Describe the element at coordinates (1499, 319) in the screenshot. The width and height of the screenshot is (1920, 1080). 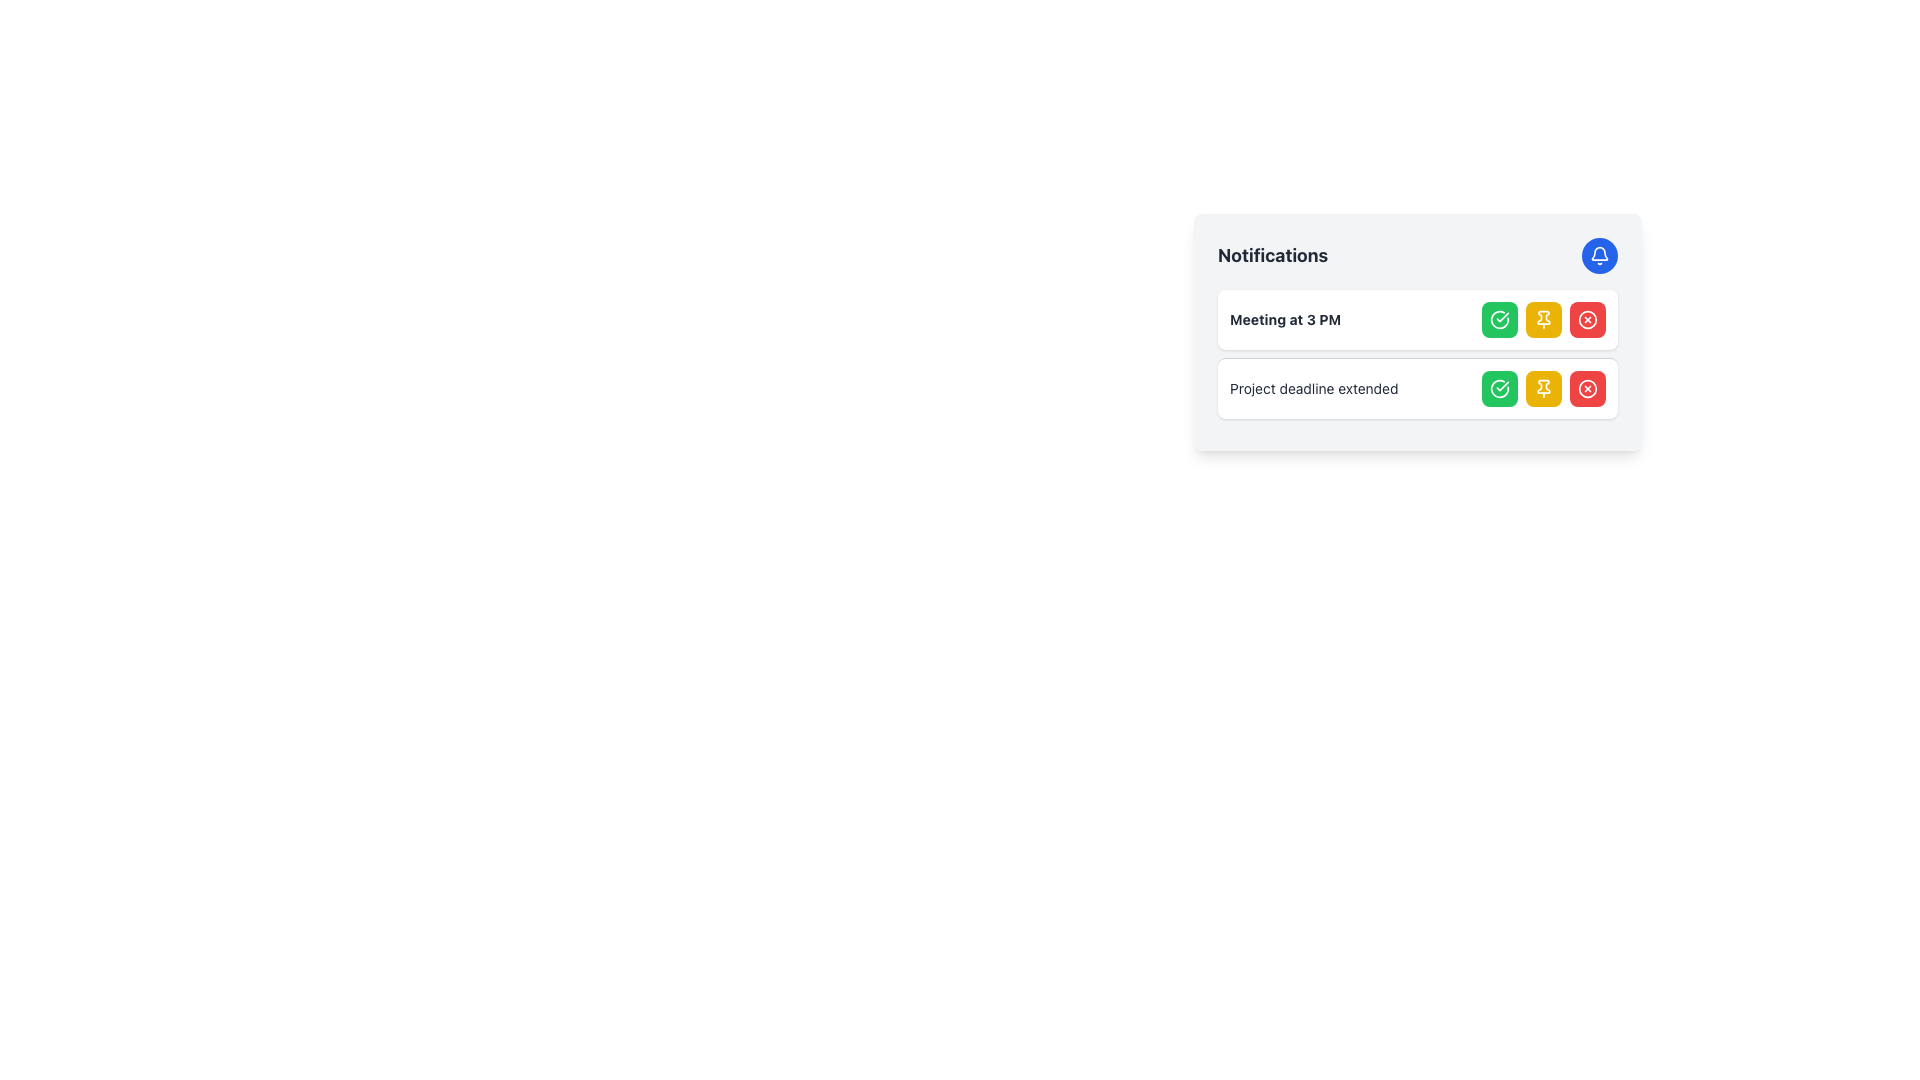
I see `the first action button located to the right of the 'Meeting at 3 PM' notification card` at that location.